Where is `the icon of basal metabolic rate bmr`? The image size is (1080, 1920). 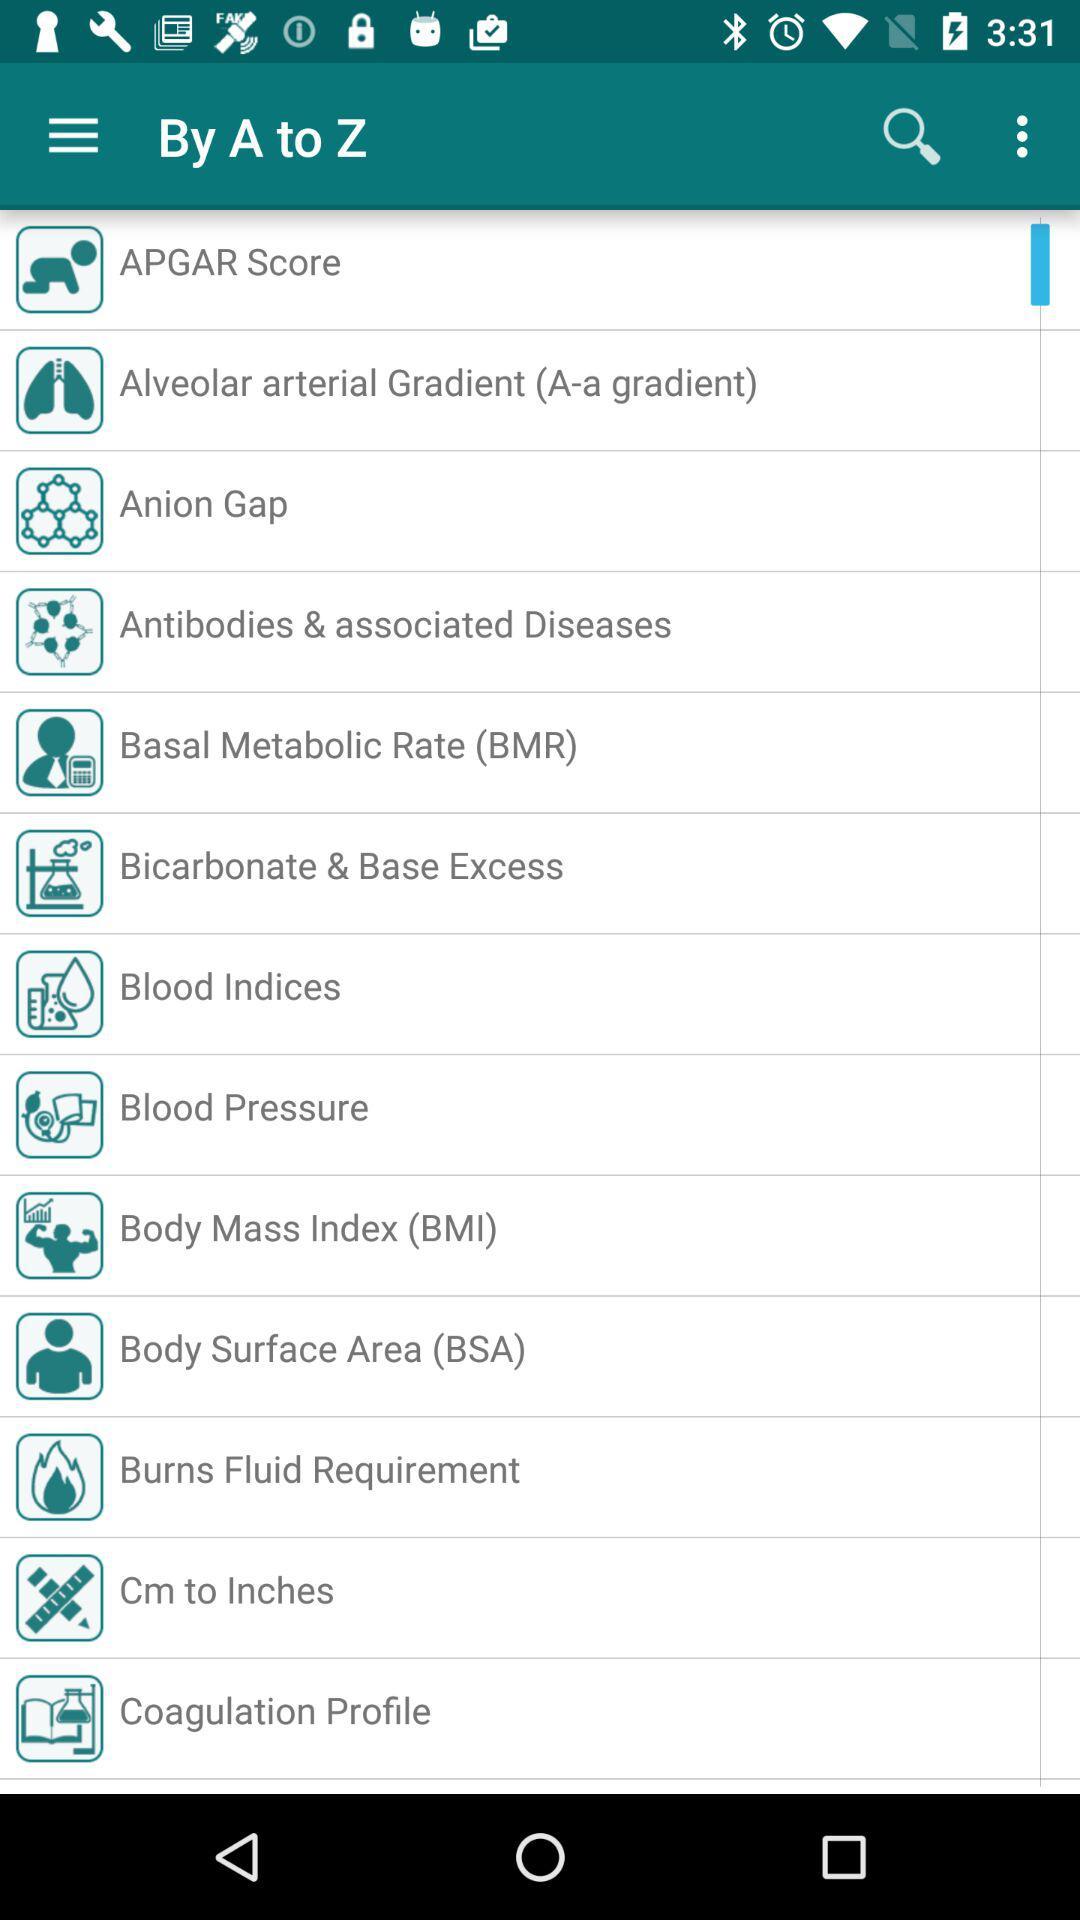 the icon of basal metabolic rate bmr is located at coordinates (59, 752).